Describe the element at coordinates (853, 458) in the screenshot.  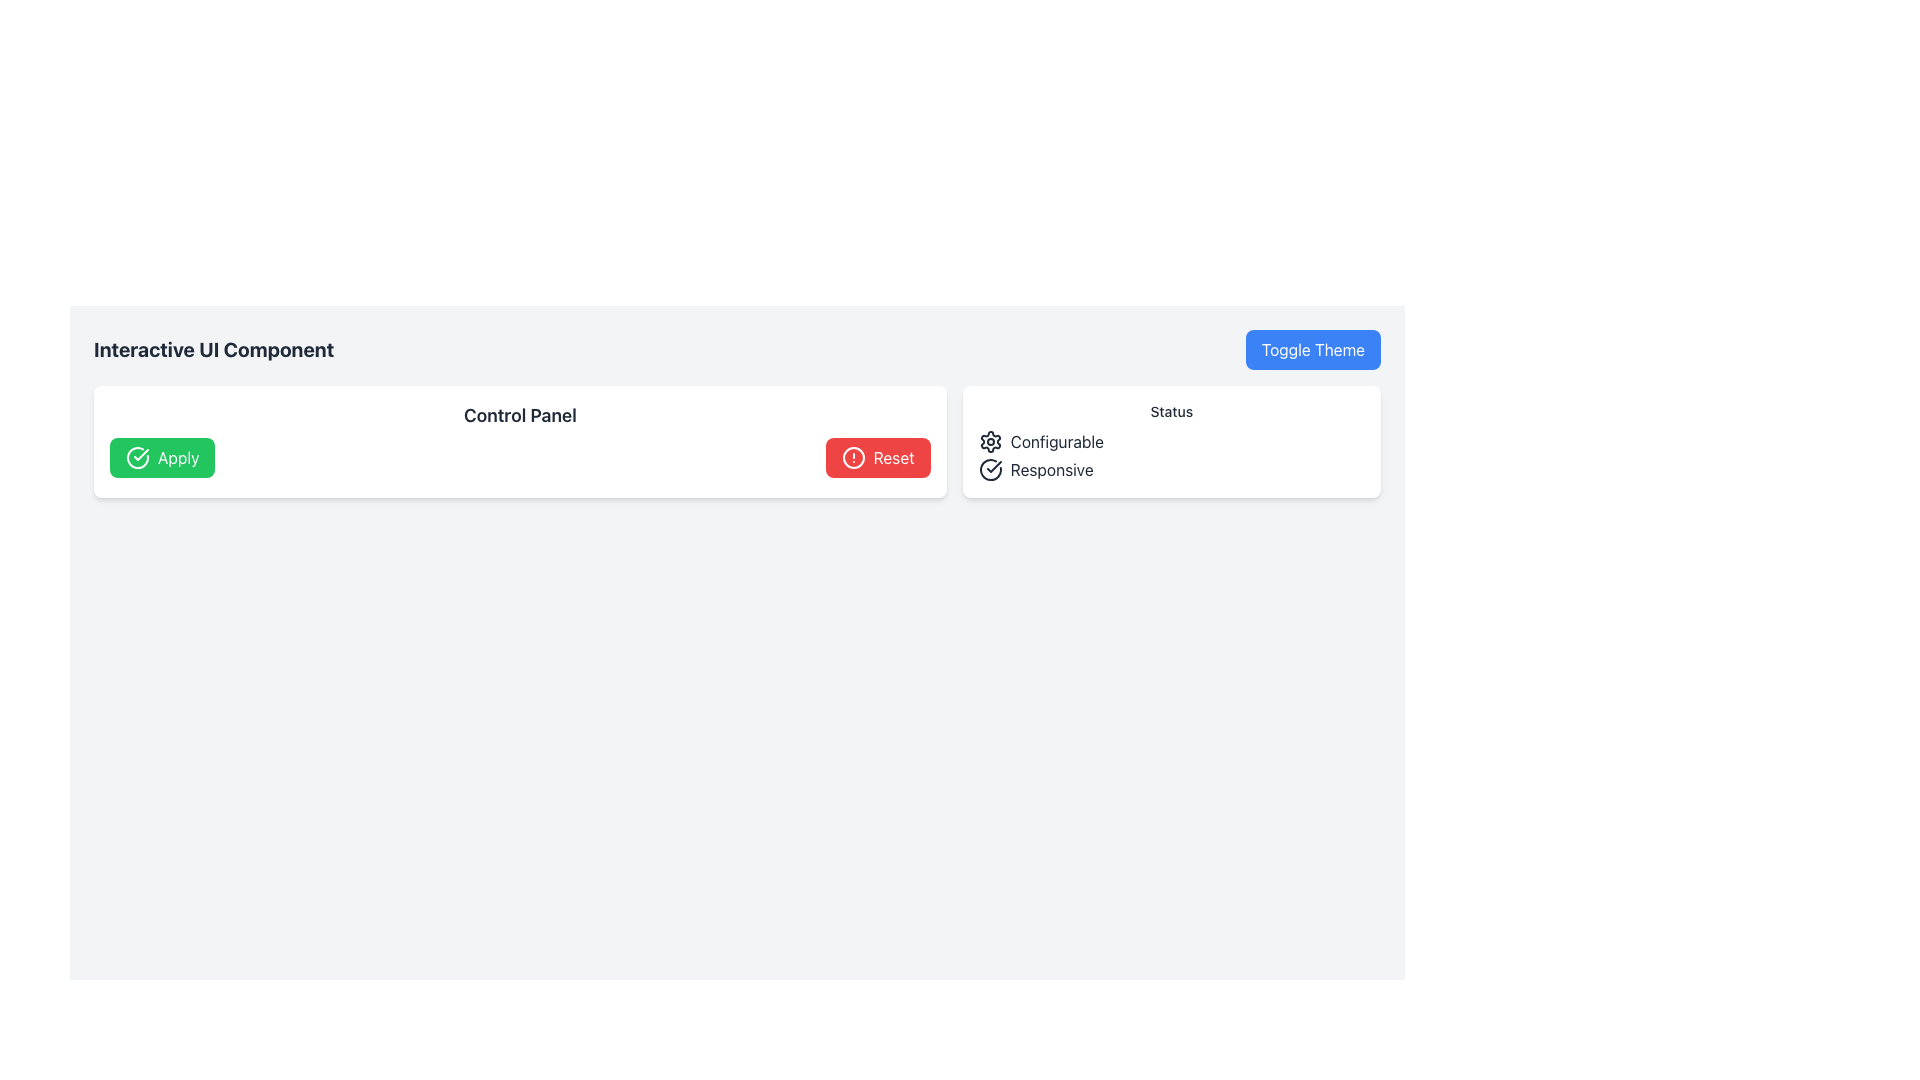
I see `the warning icon associated with the 'Reset' button located in the control panel area to the left of the 'Reset' text label` at that location.